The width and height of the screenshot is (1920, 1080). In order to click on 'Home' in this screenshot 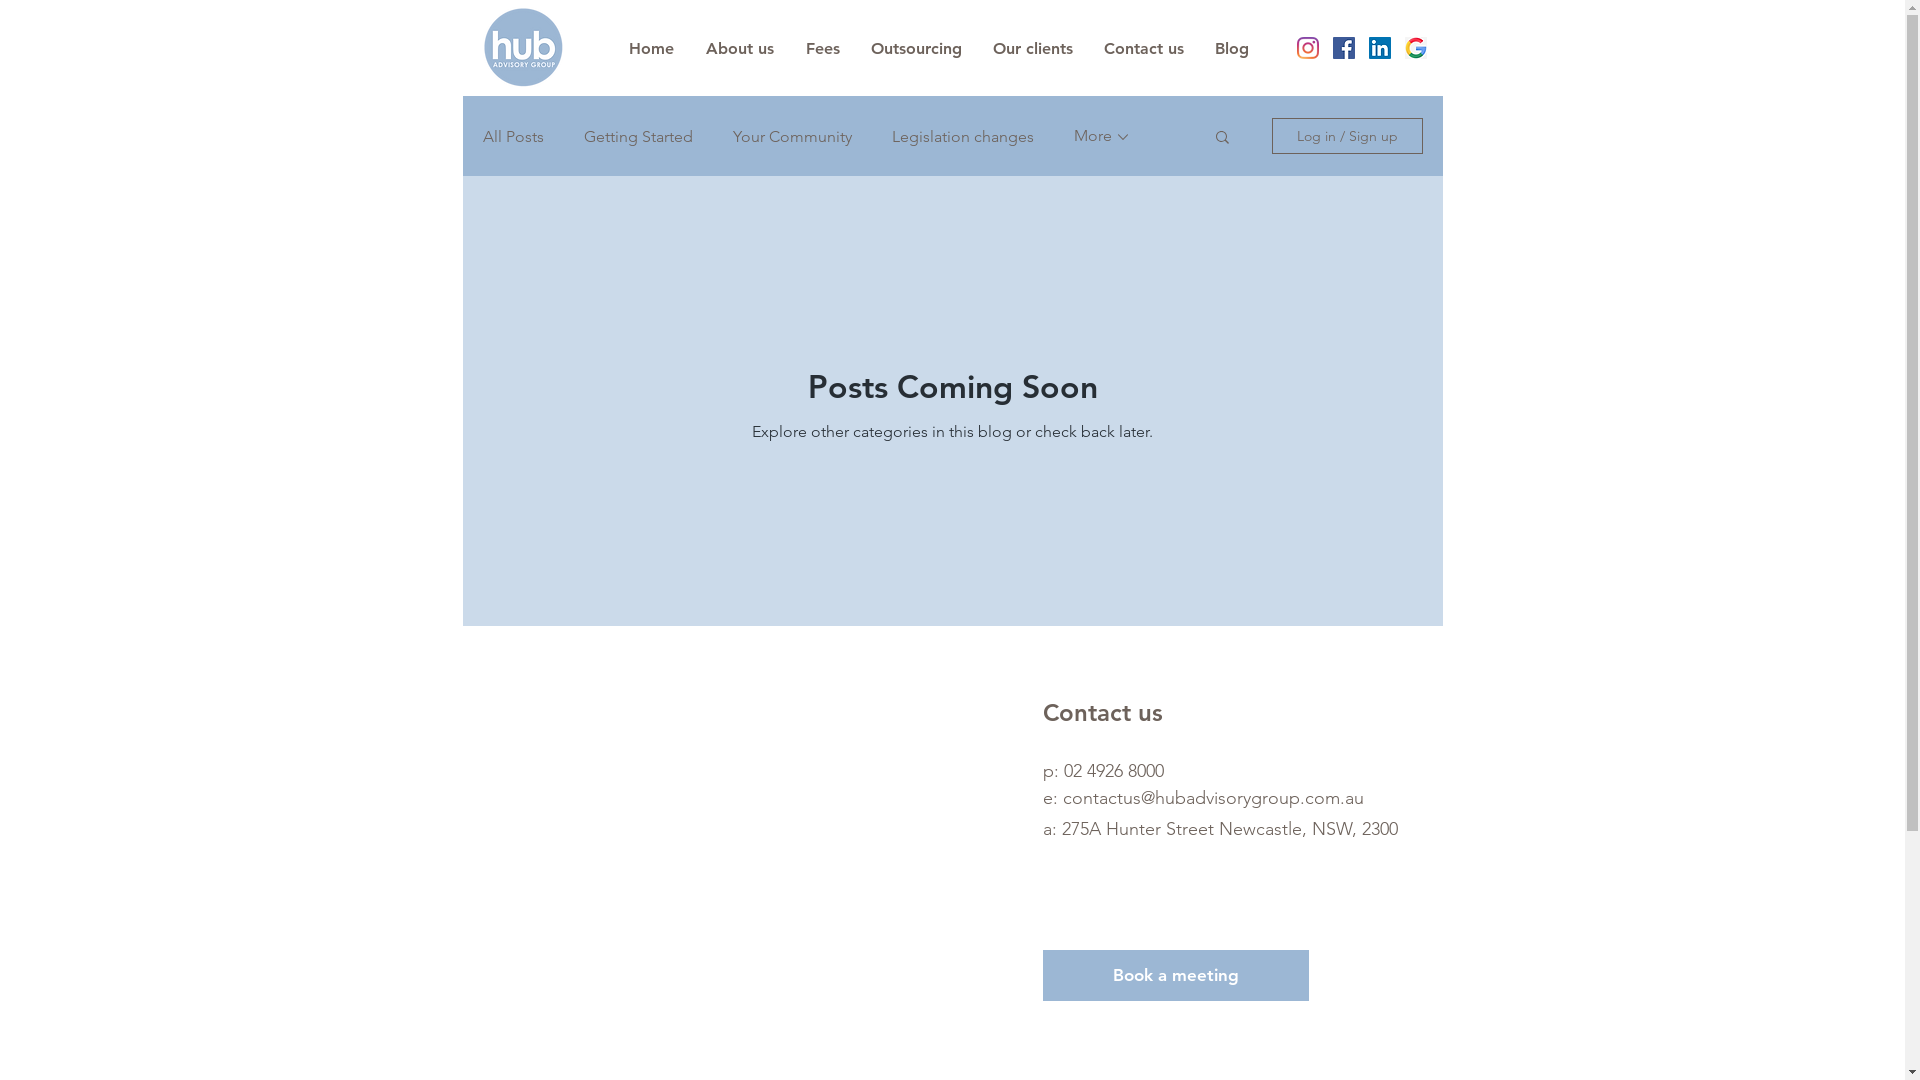, I will do `click(610, 48)`.